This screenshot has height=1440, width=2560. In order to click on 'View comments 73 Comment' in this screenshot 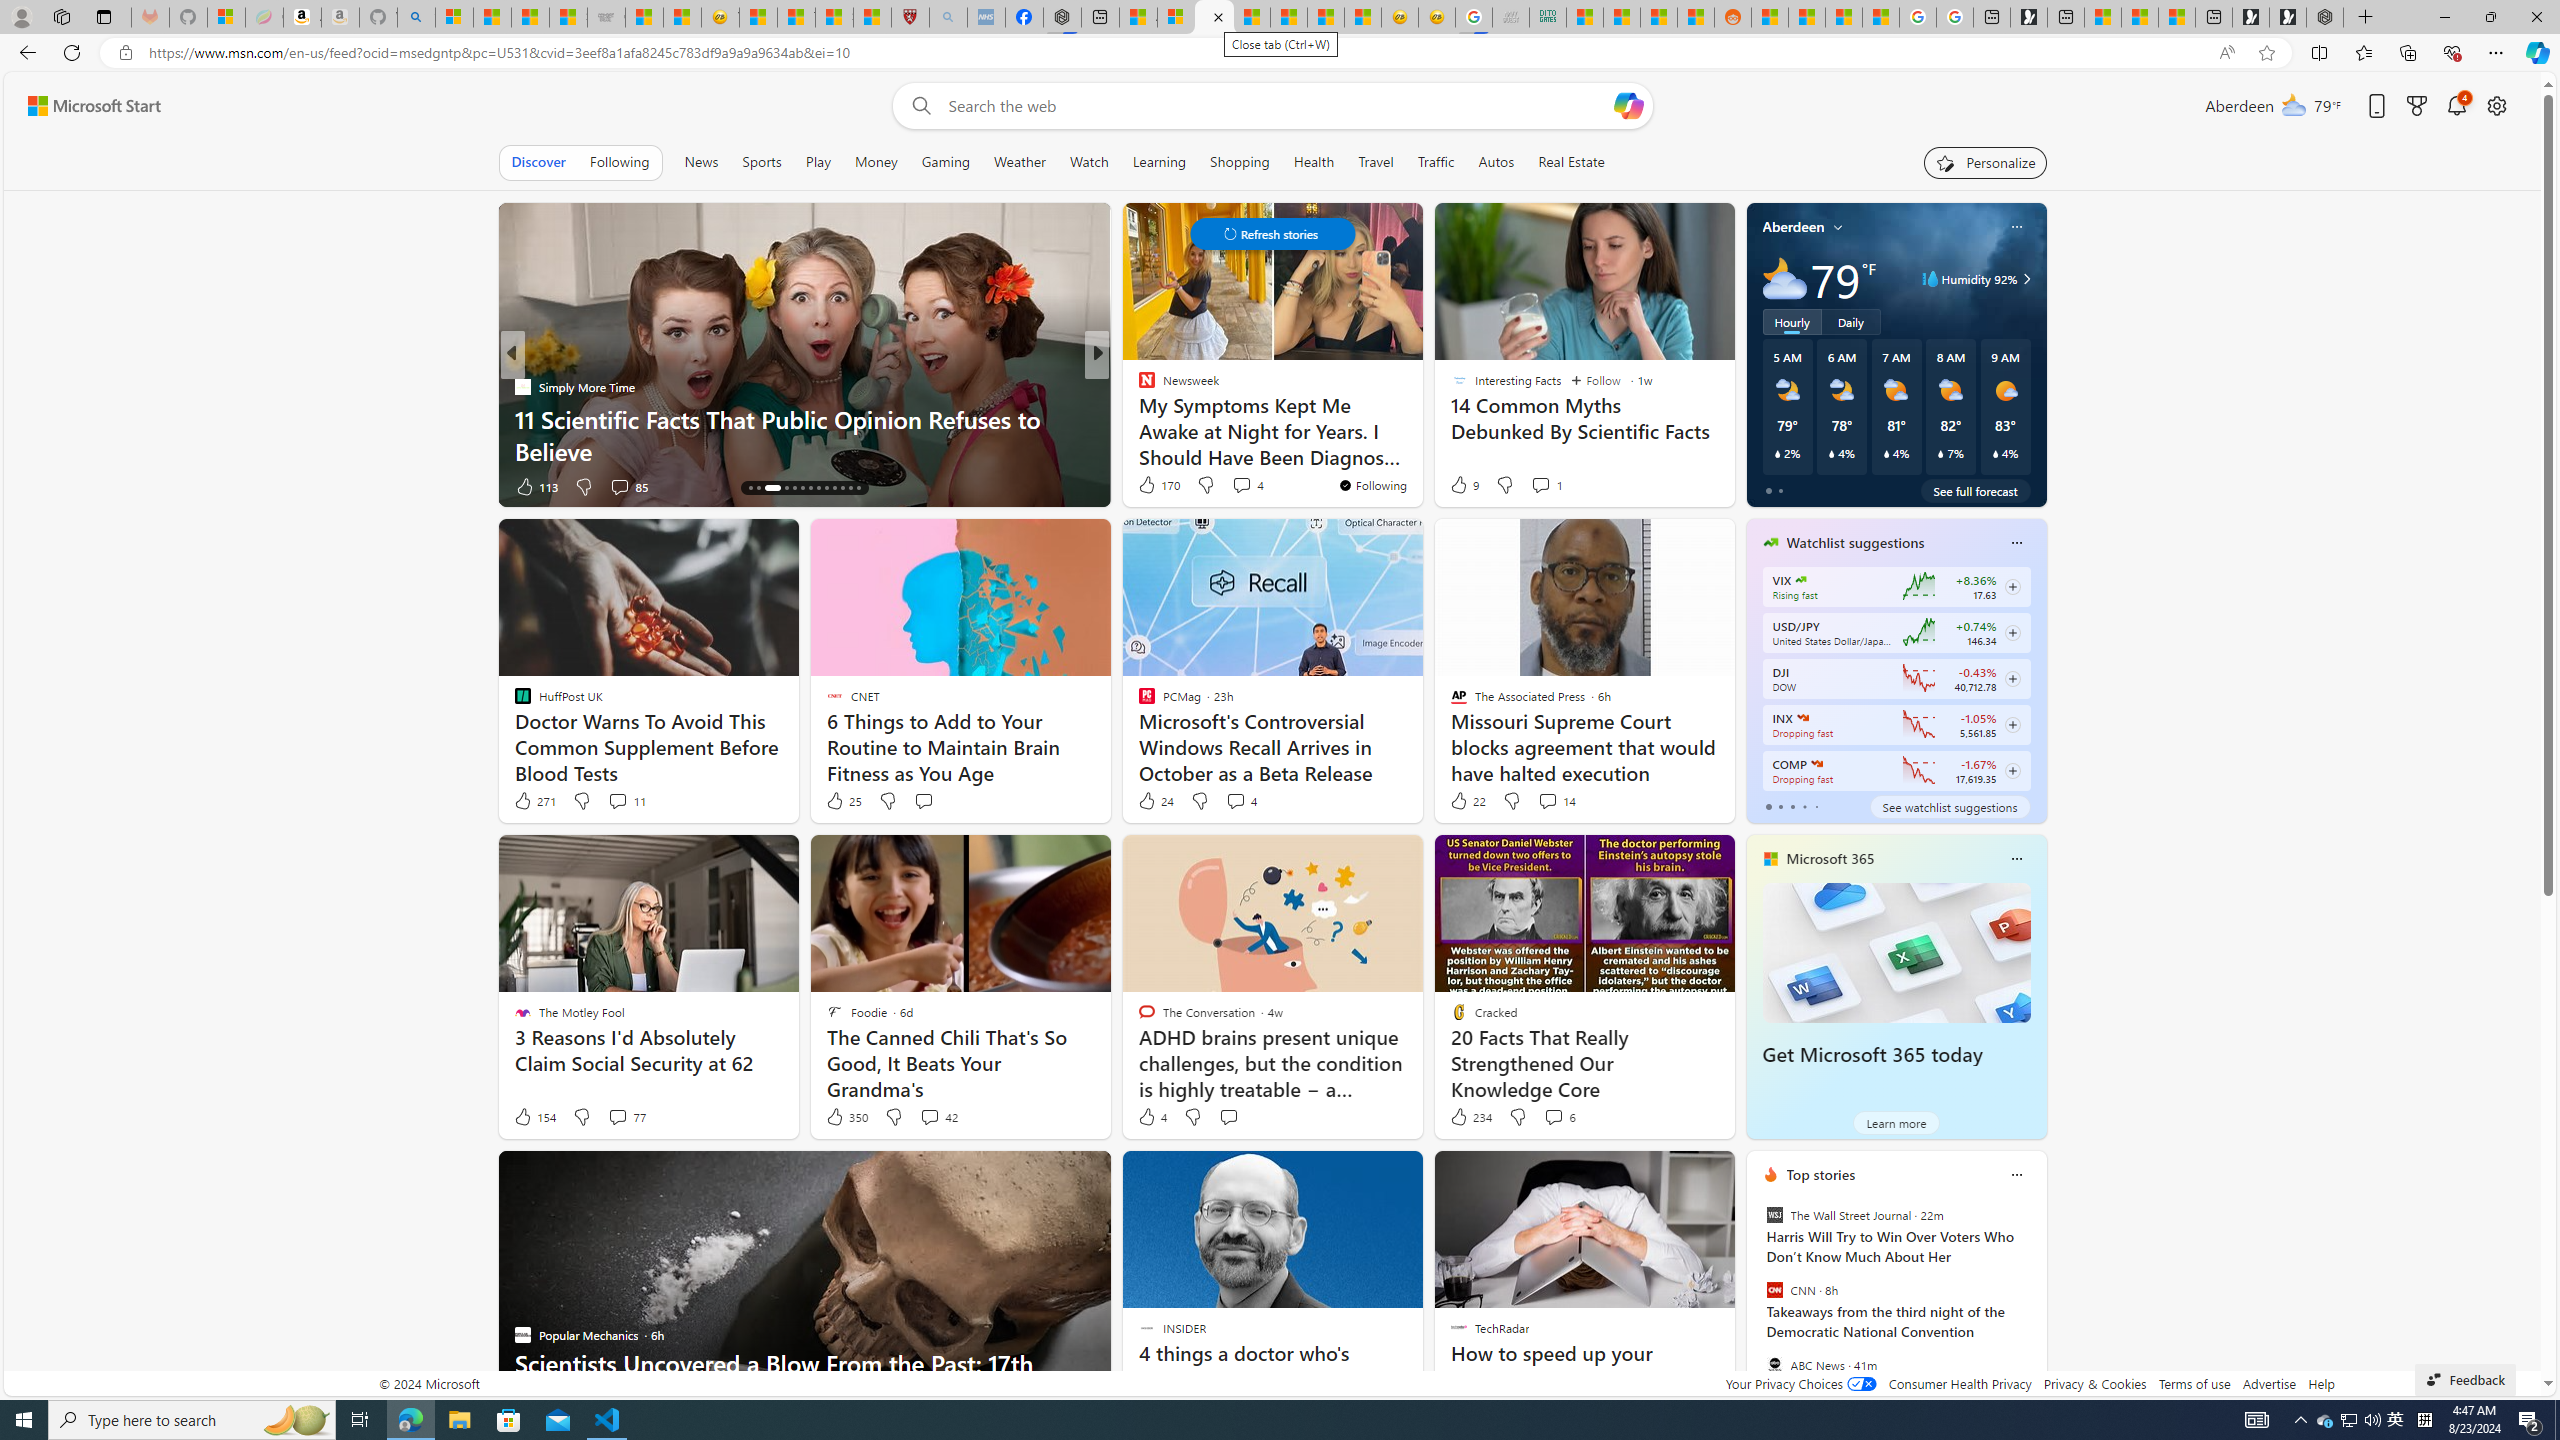, I will do `click(1235, 486)`.